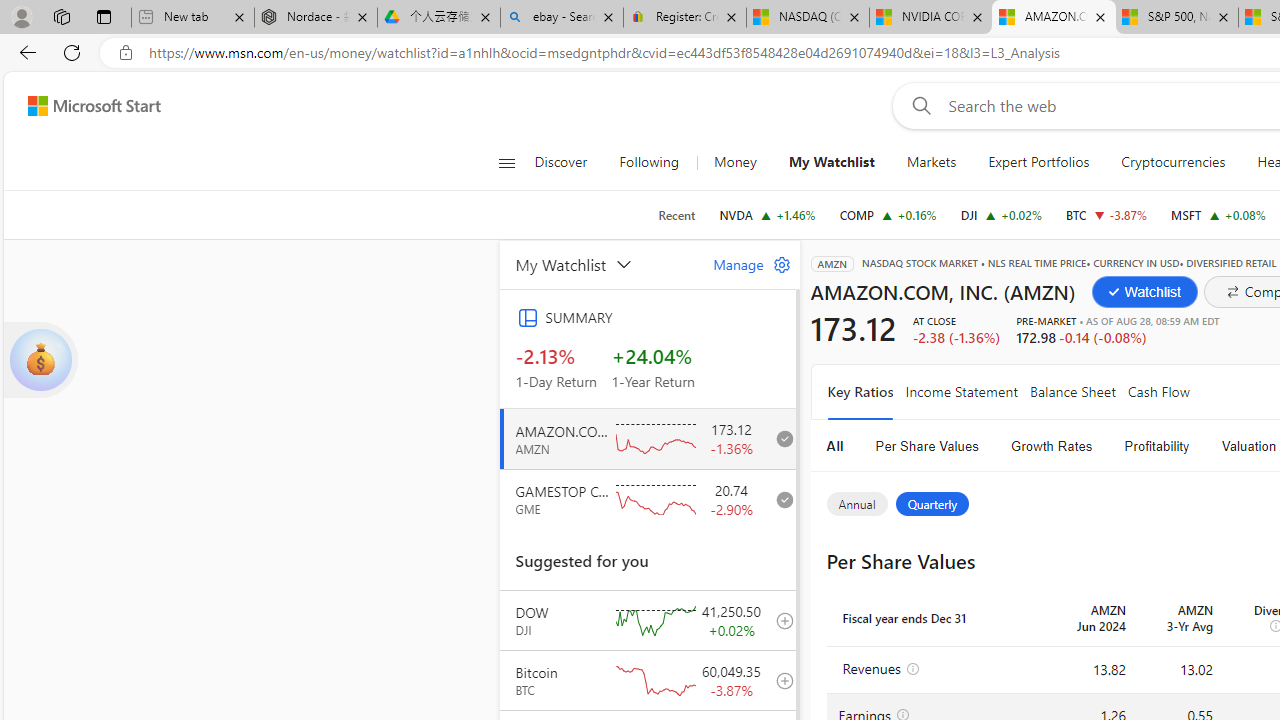 Image resolution: width=1280 pixels, height=720 pixels. What do you see at coordinates (1038, 162) in the screenshot?
I see `'Expert Portfolios'` at bounding box center [1038, 162].